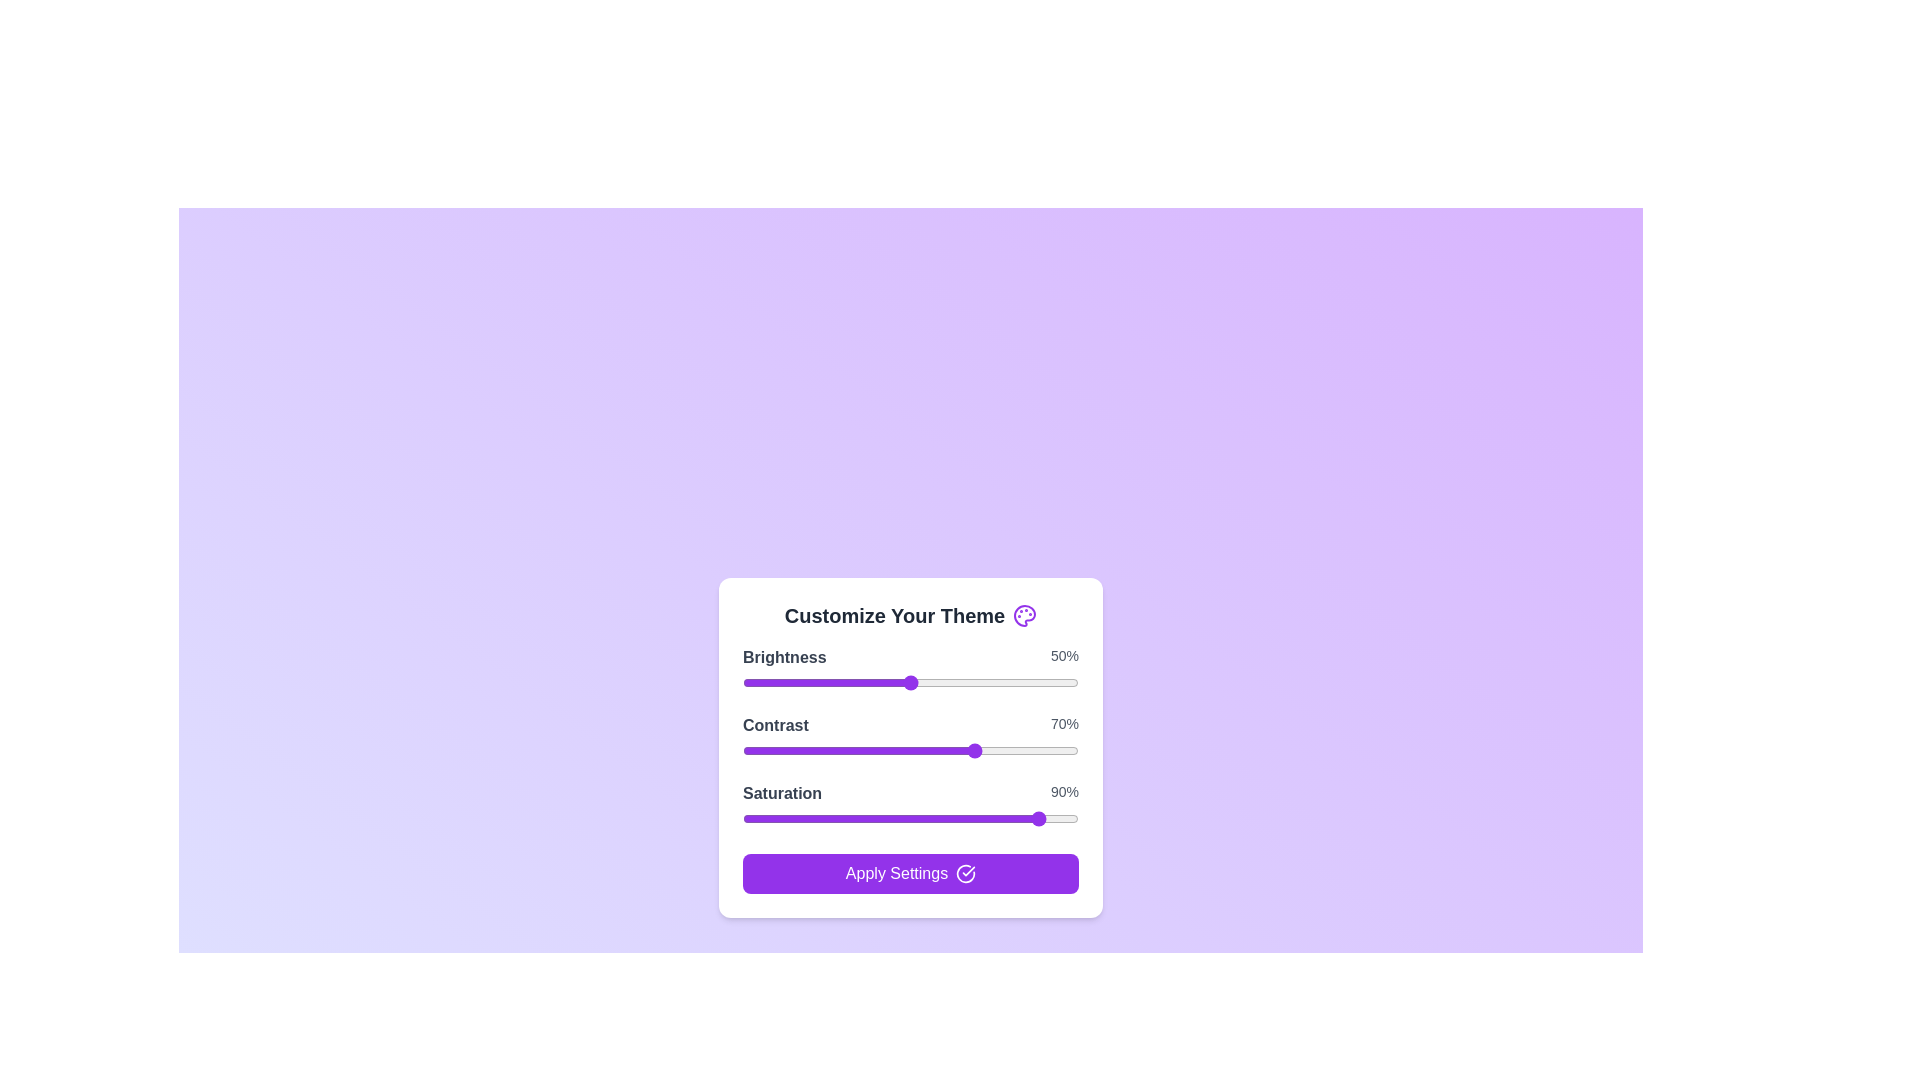 The width and height of the screenshot is (1920, 1080). I want to click on the contrast slider to 68%, so click(971, 751).